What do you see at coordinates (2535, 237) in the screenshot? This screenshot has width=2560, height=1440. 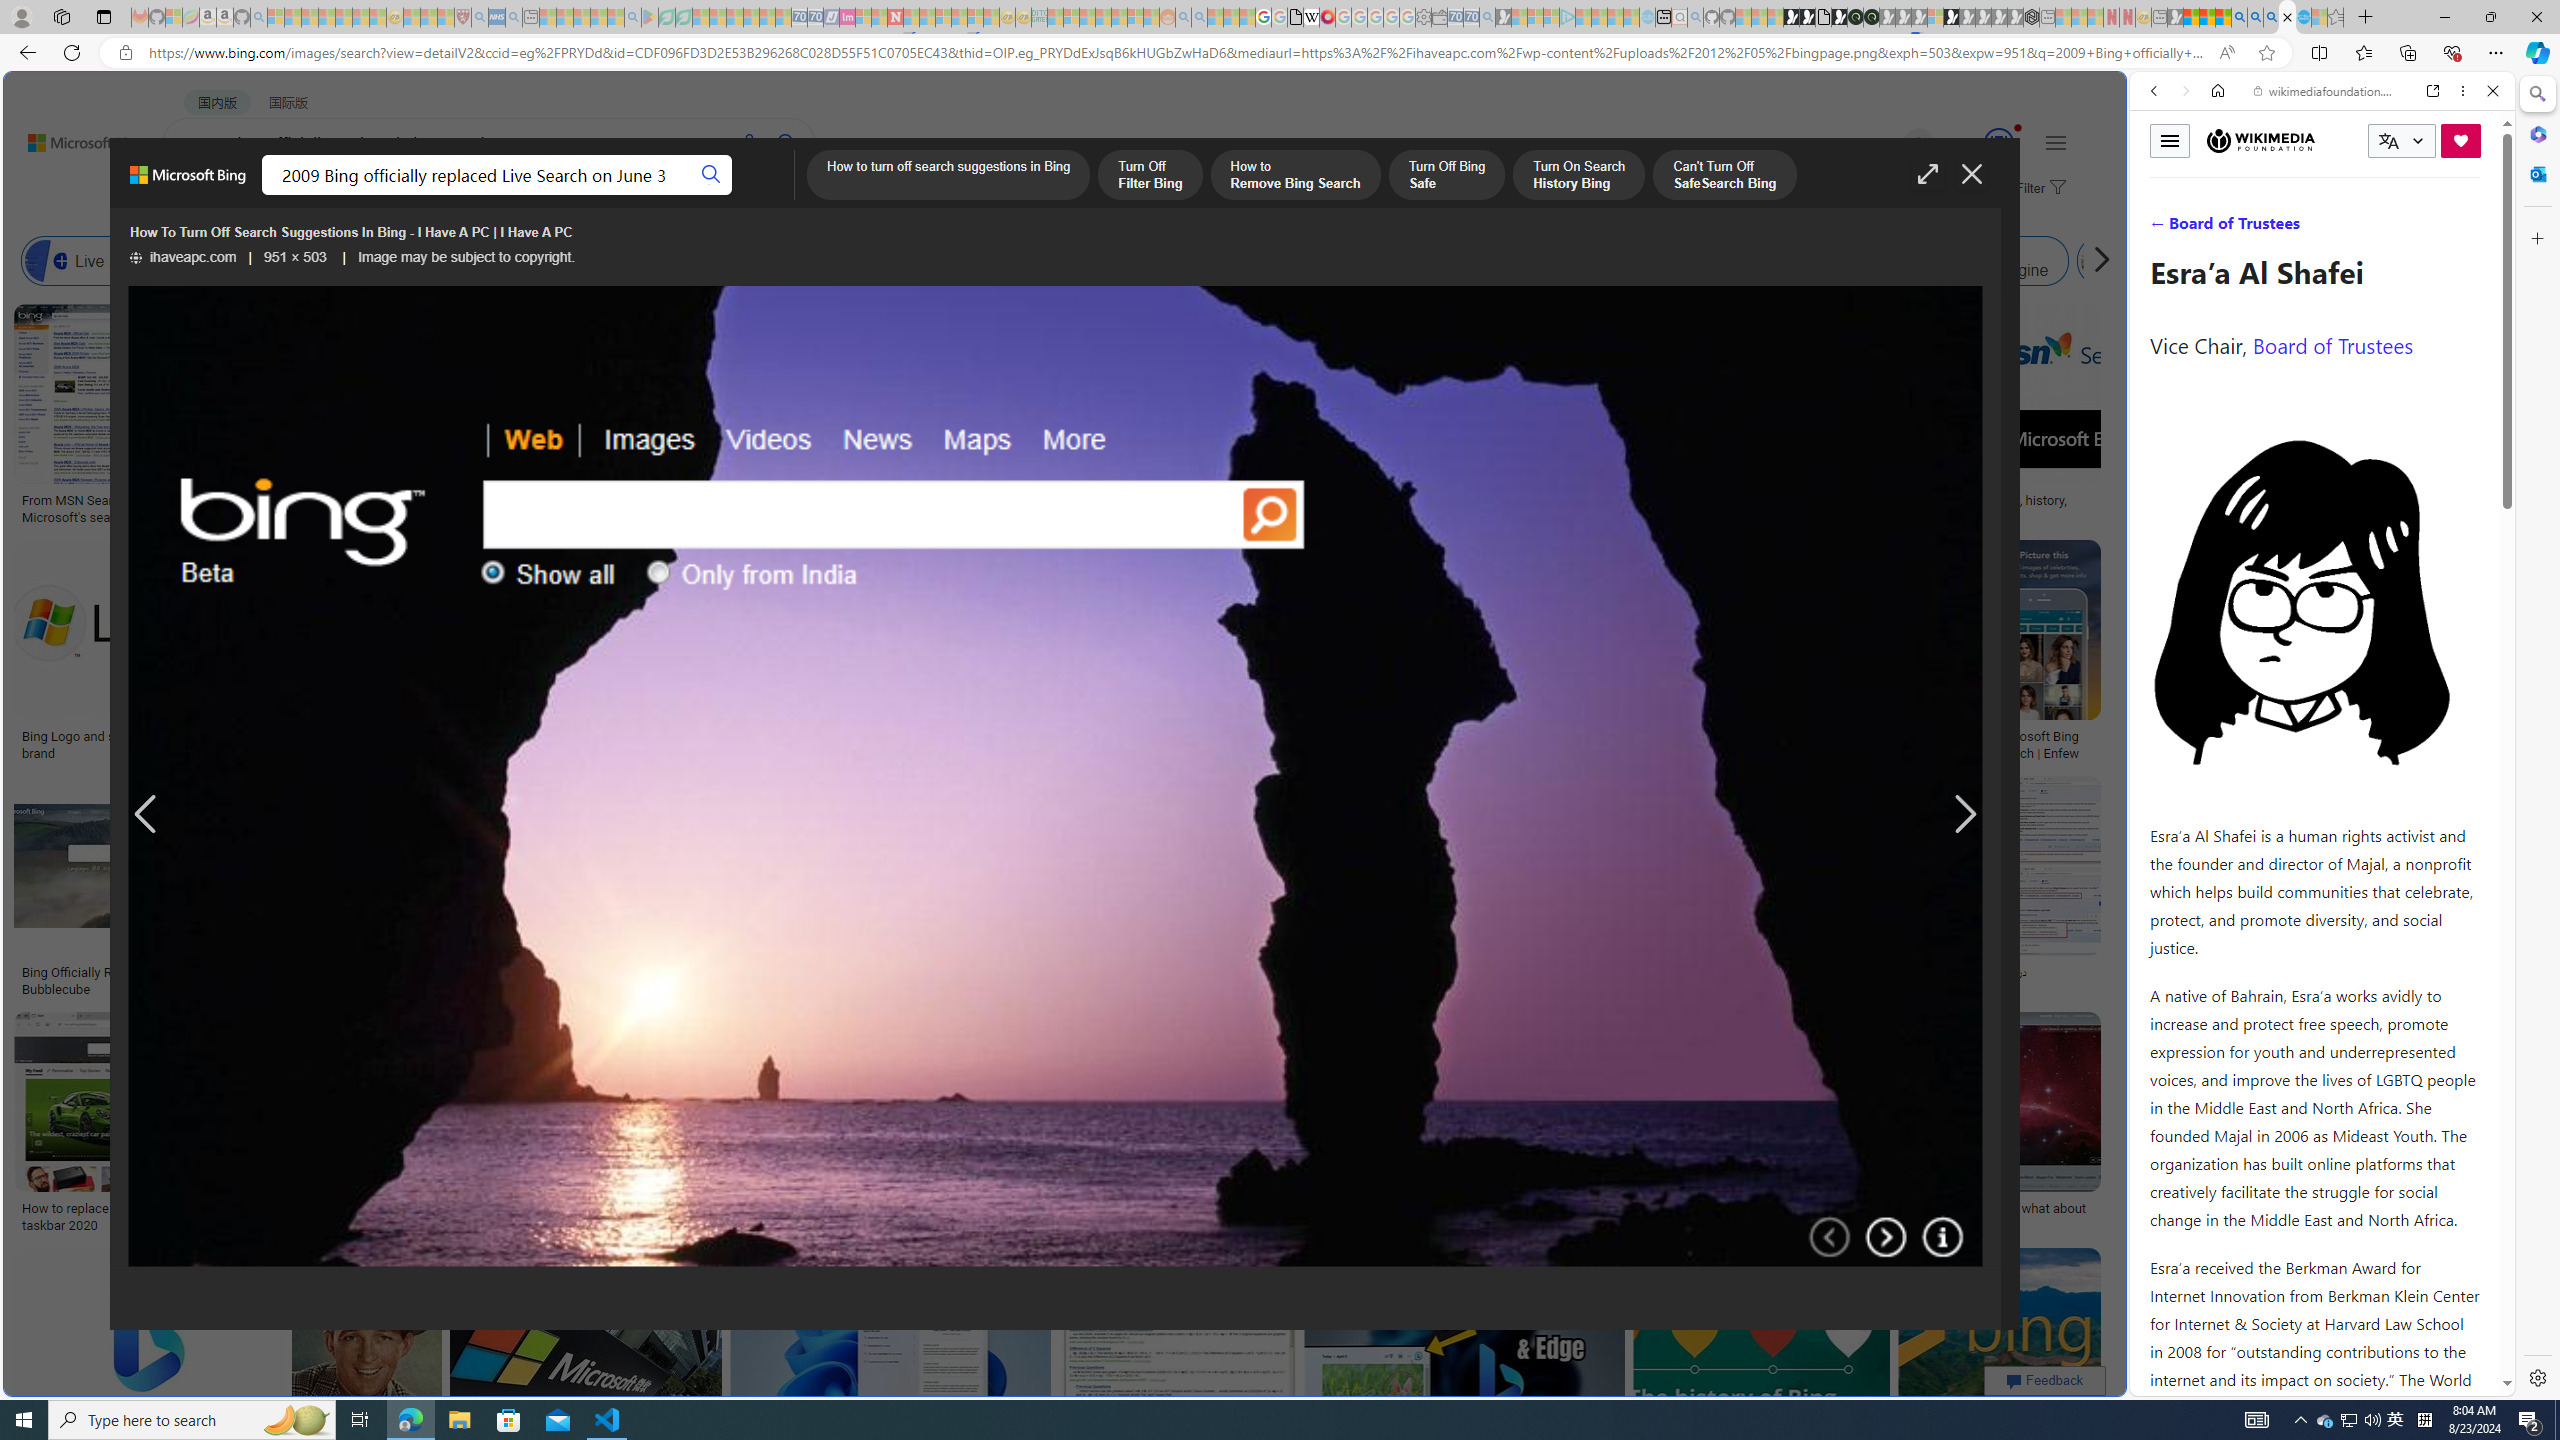 I see `'Close Customize pane'` at bounding box center [2535, 237].